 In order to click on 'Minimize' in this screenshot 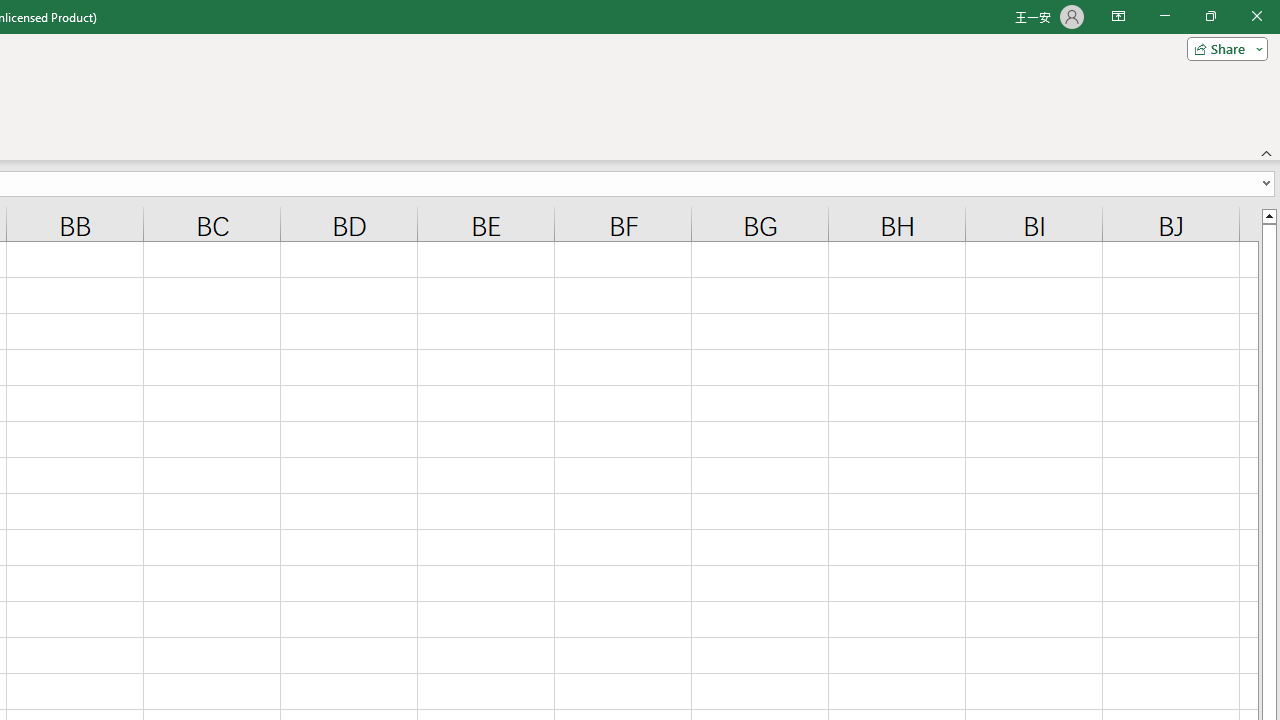, I will do `click(1164, 16)`.